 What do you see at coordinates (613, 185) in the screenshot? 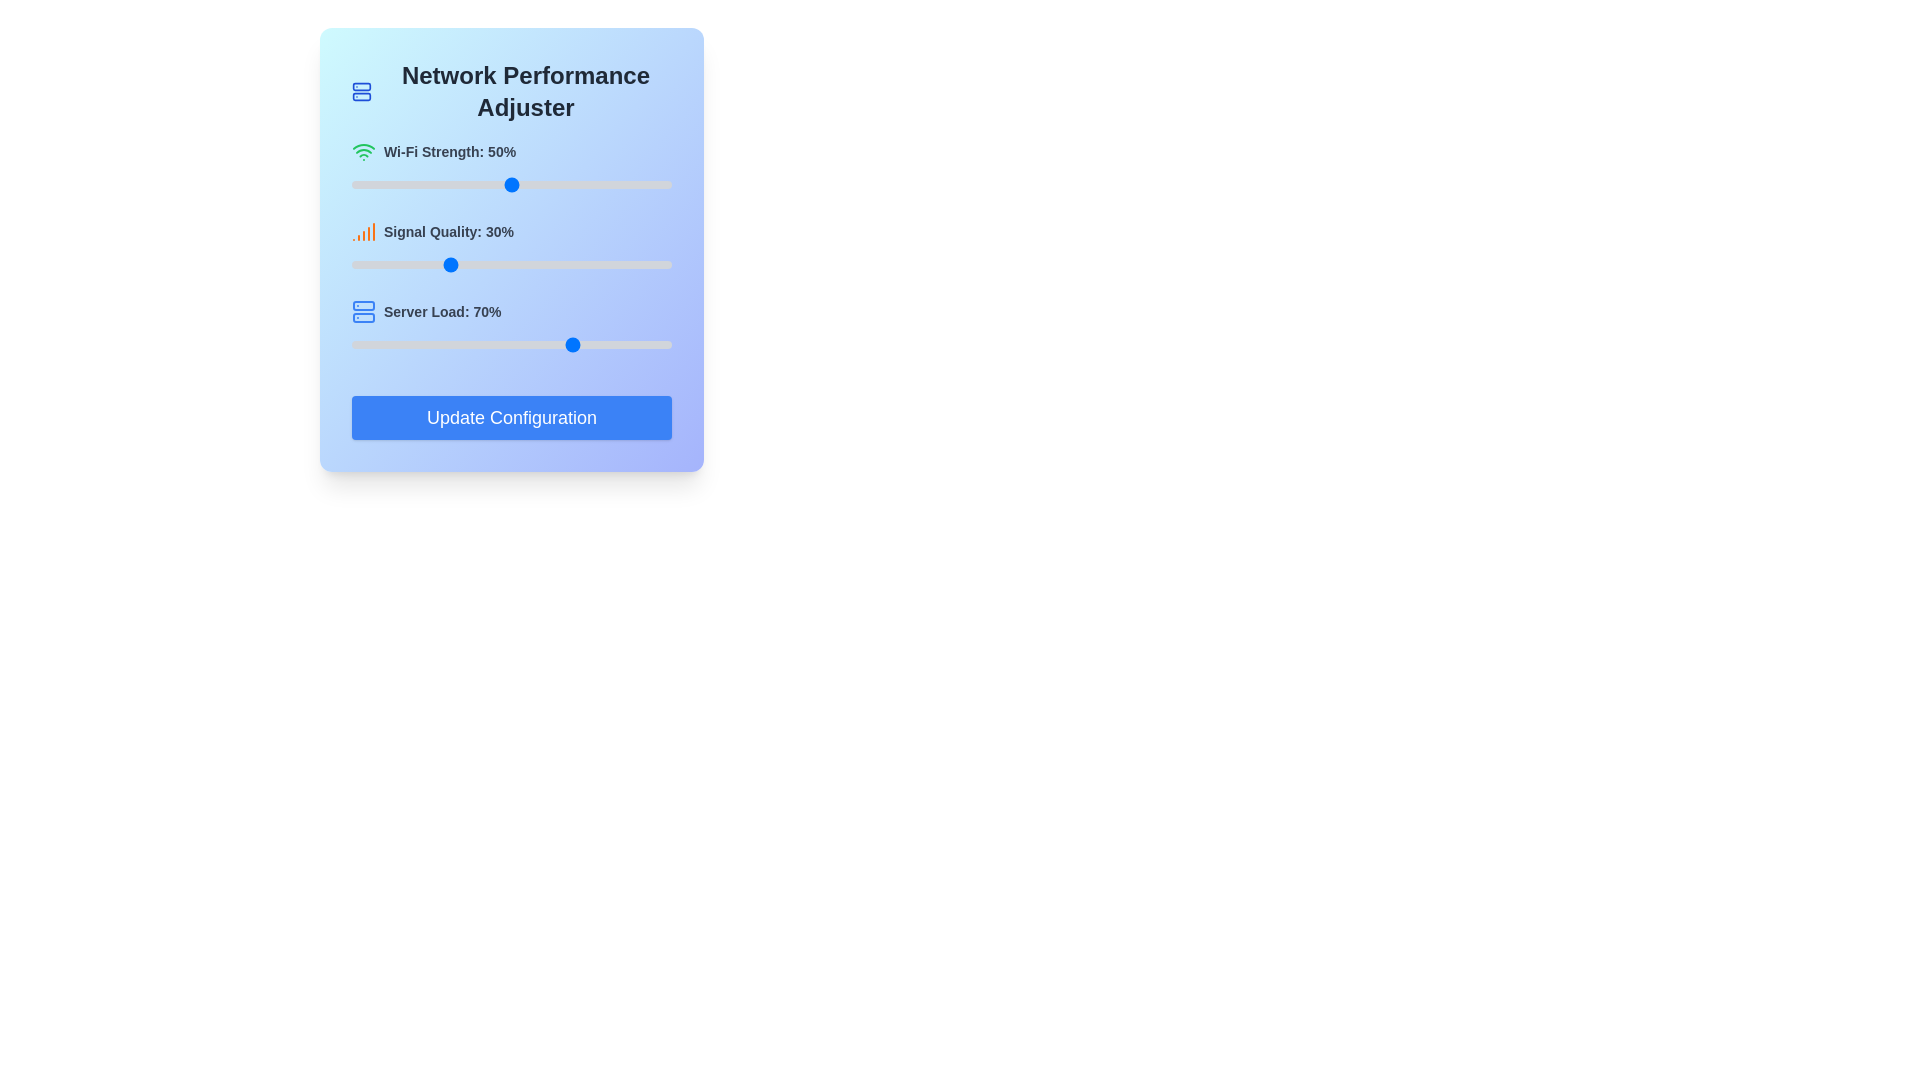
I see `Wi-Fi strength` at bounding box center [613, 185].